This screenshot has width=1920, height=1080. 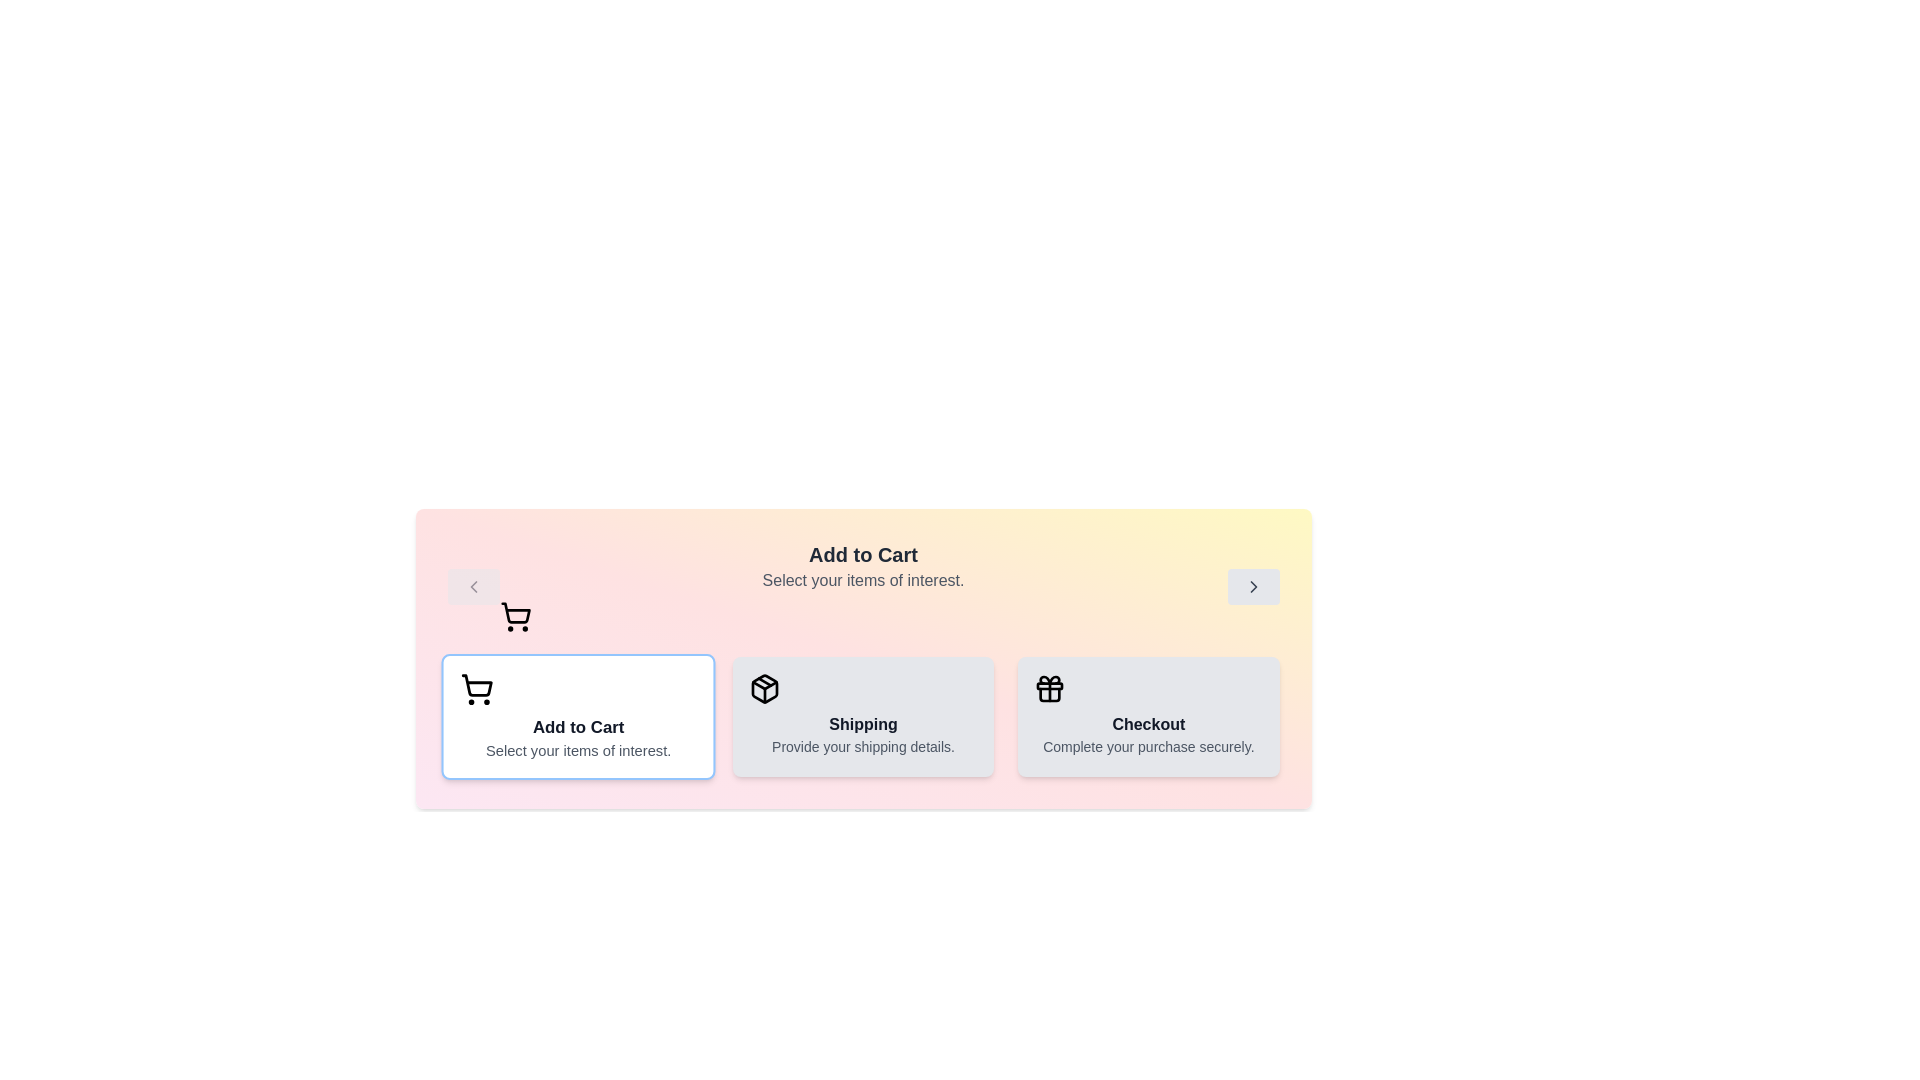 What do you see at coordinates (863, 725) in the screenshot?
I see `the 'Shipping' text label, which is displayed in bold black text within a light gray background, centrally located in the second card of a three-card layout` at bounding box center [863, 725].